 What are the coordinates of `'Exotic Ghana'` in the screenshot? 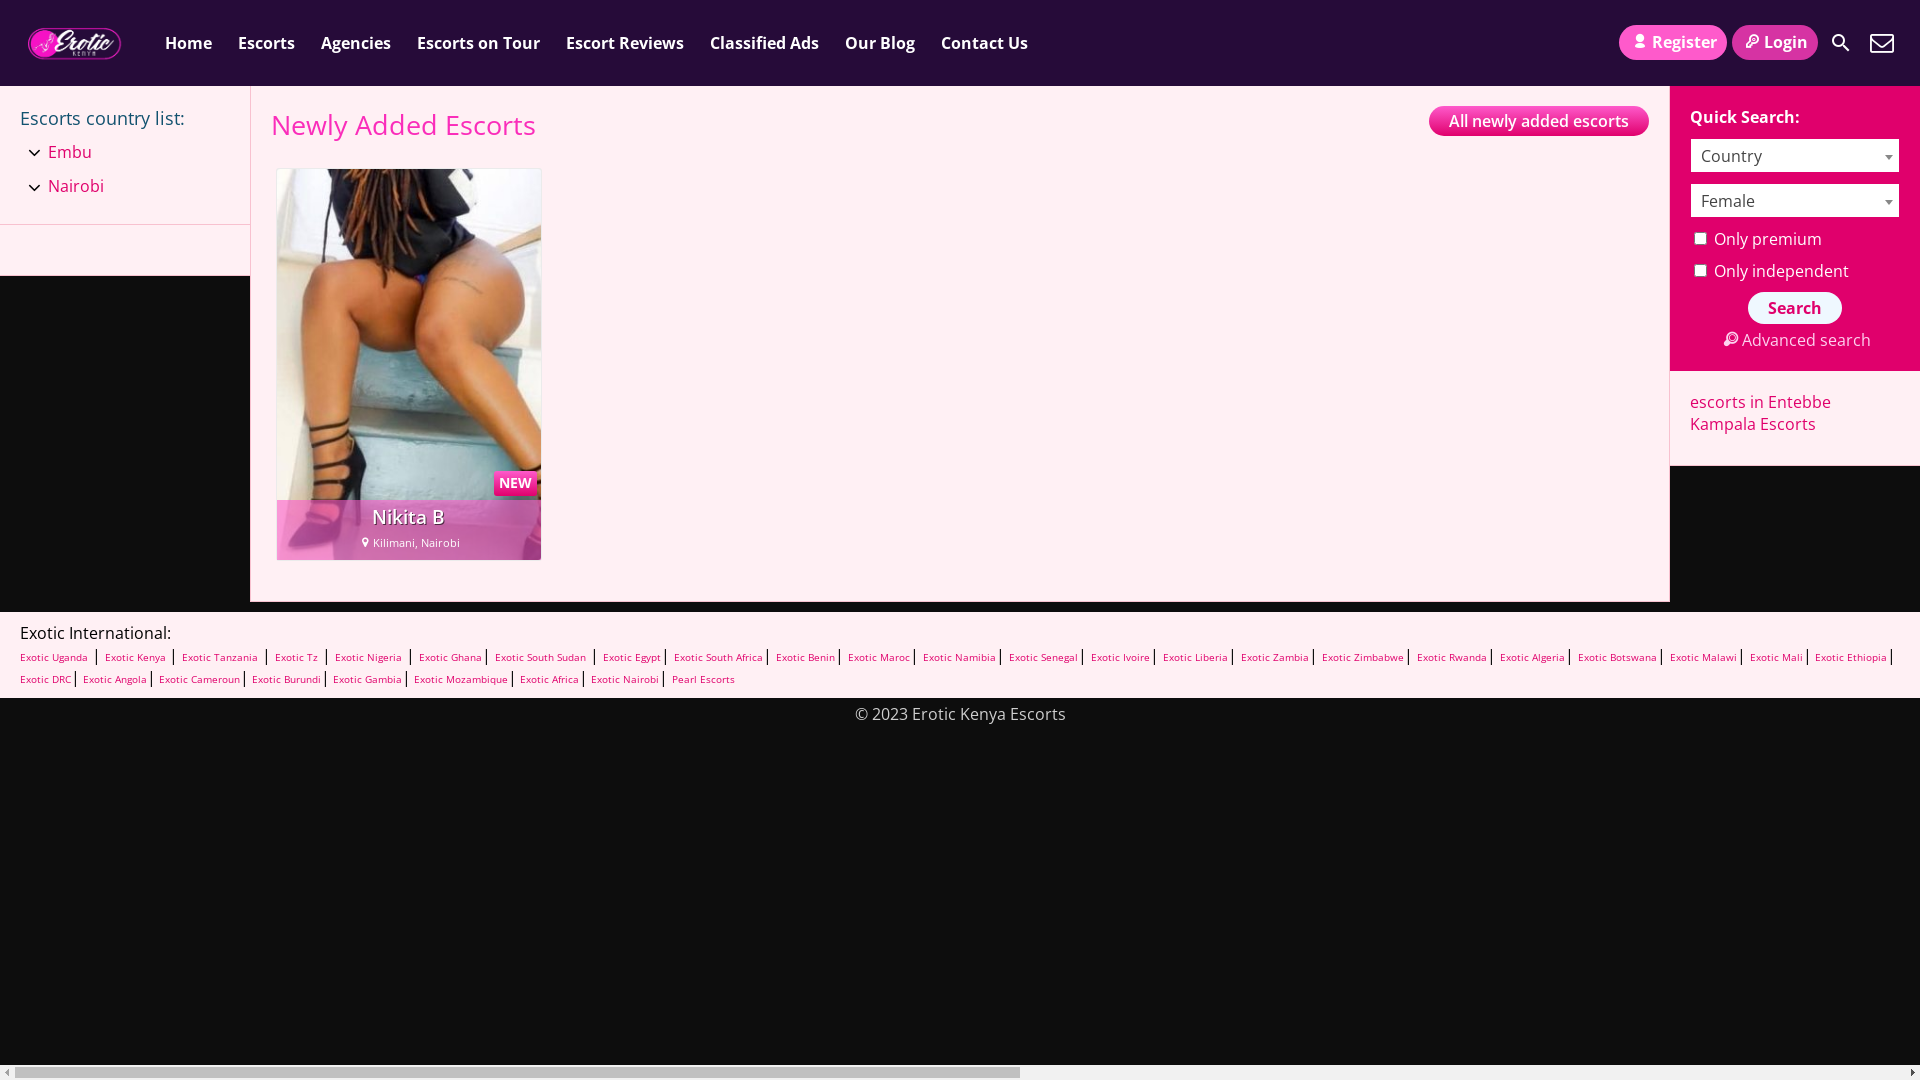 It's located at (417, 656).